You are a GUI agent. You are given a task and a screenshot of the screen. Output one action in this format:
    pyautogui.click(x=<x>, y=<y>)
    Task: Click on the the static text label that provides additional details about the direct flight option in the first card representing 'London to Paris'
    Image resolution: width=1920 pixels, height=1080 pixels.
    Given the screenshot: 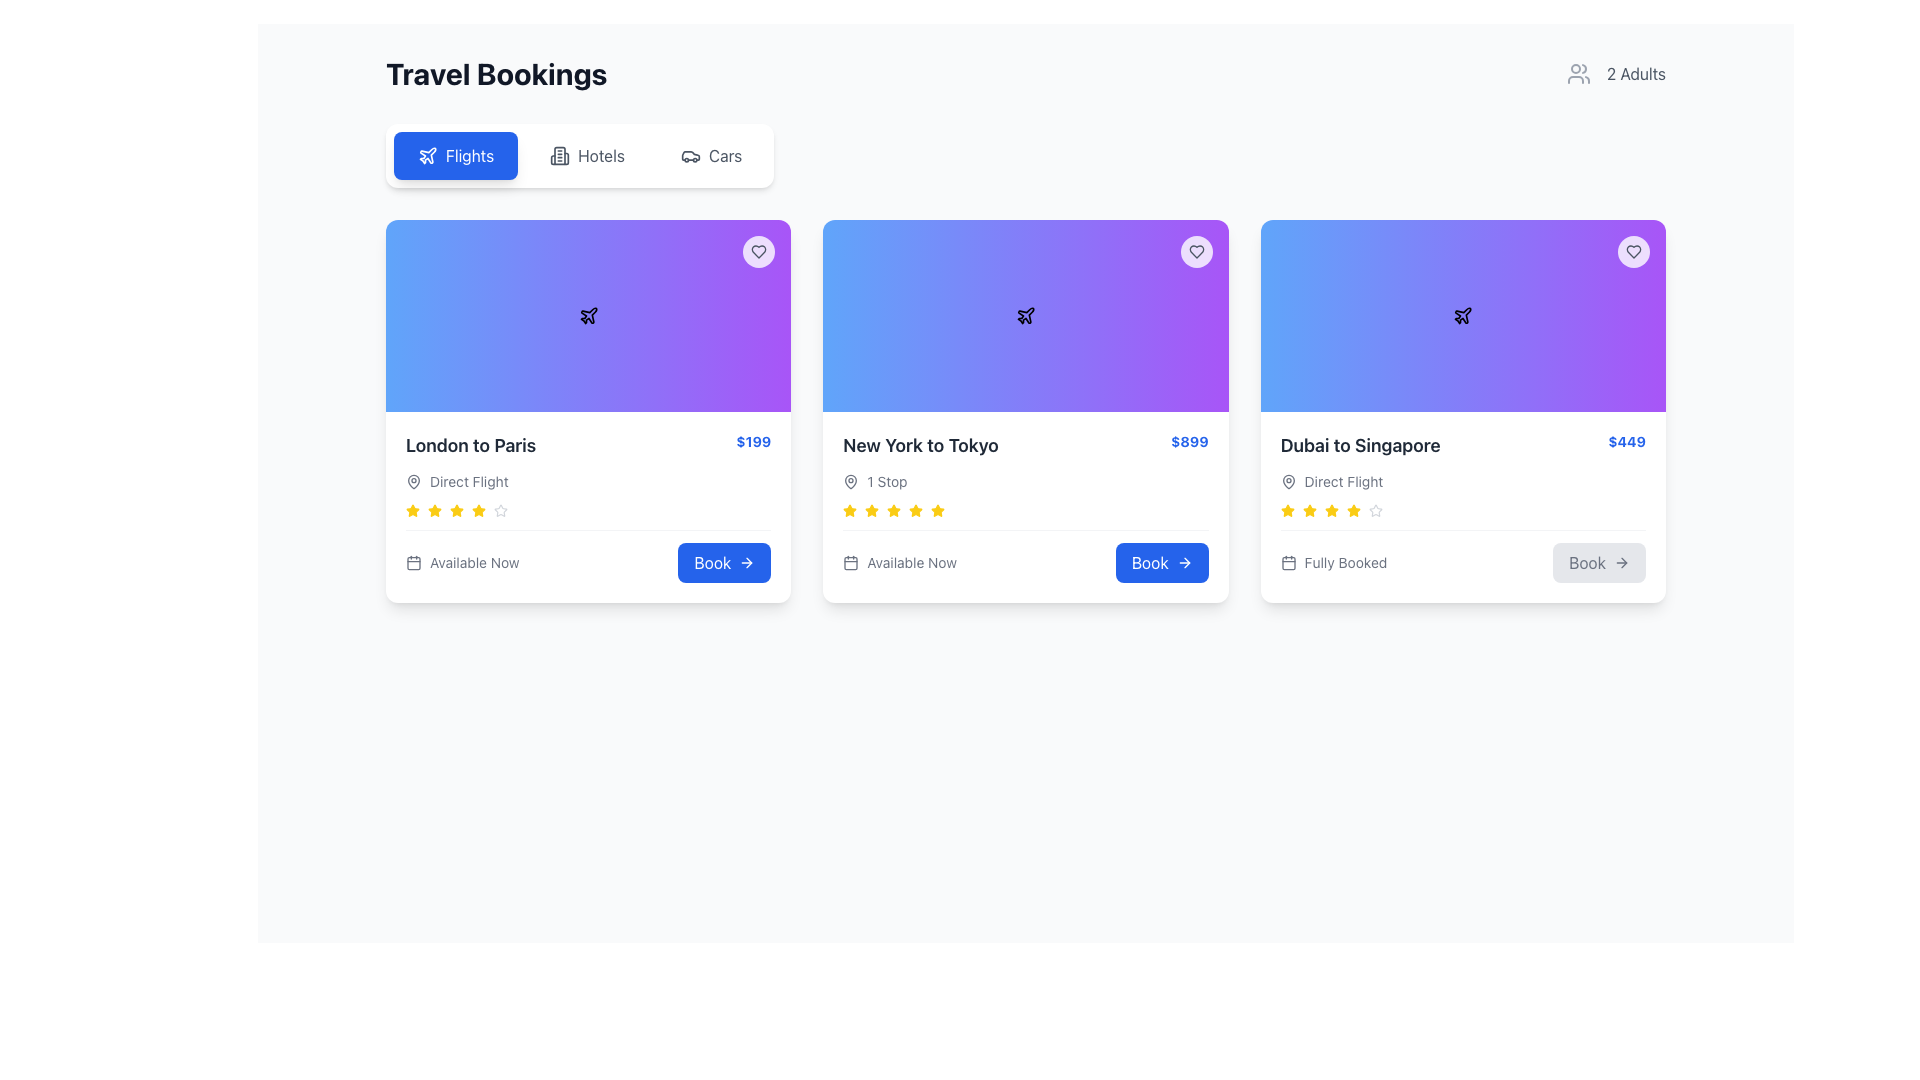 What is the action you would take?
    pyautogui.click(x=468, y=482)
    